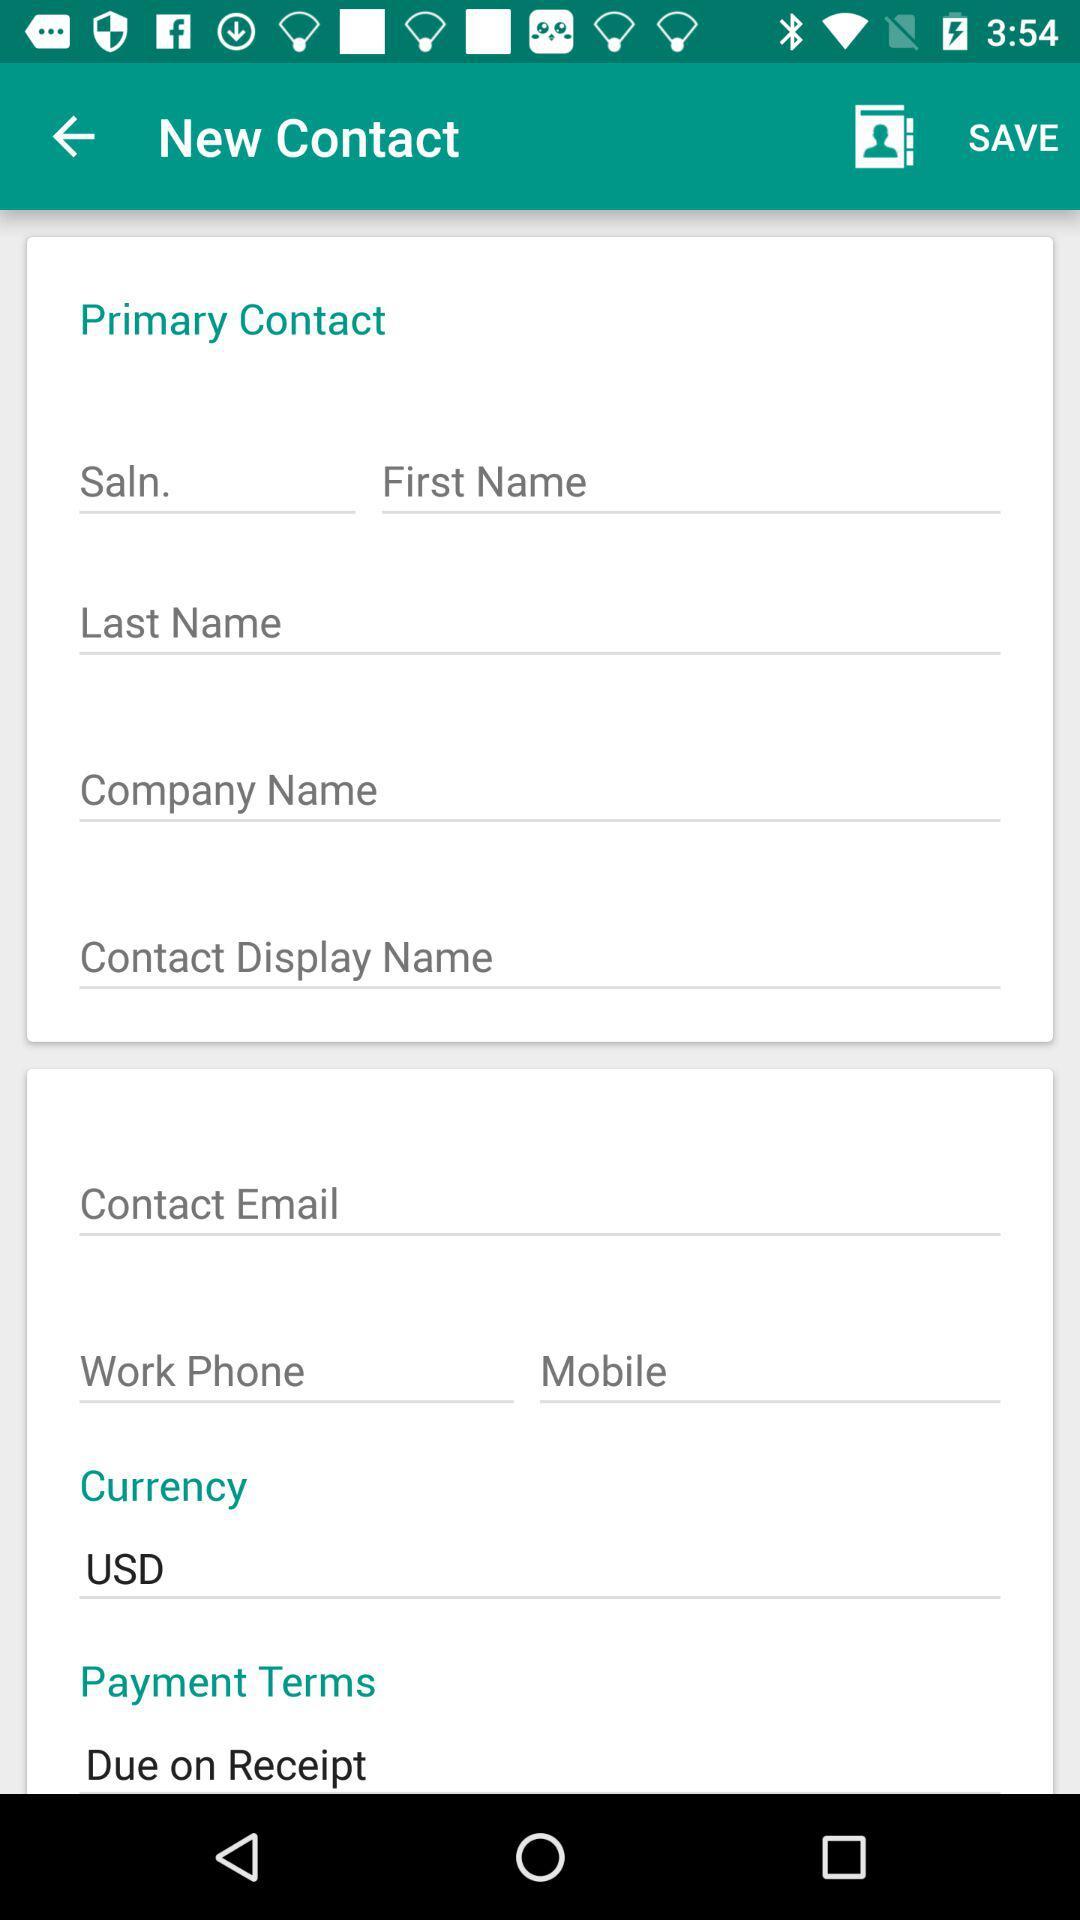 The image size is (1080, 1920). I want to click on usd, so click(540, 1553).